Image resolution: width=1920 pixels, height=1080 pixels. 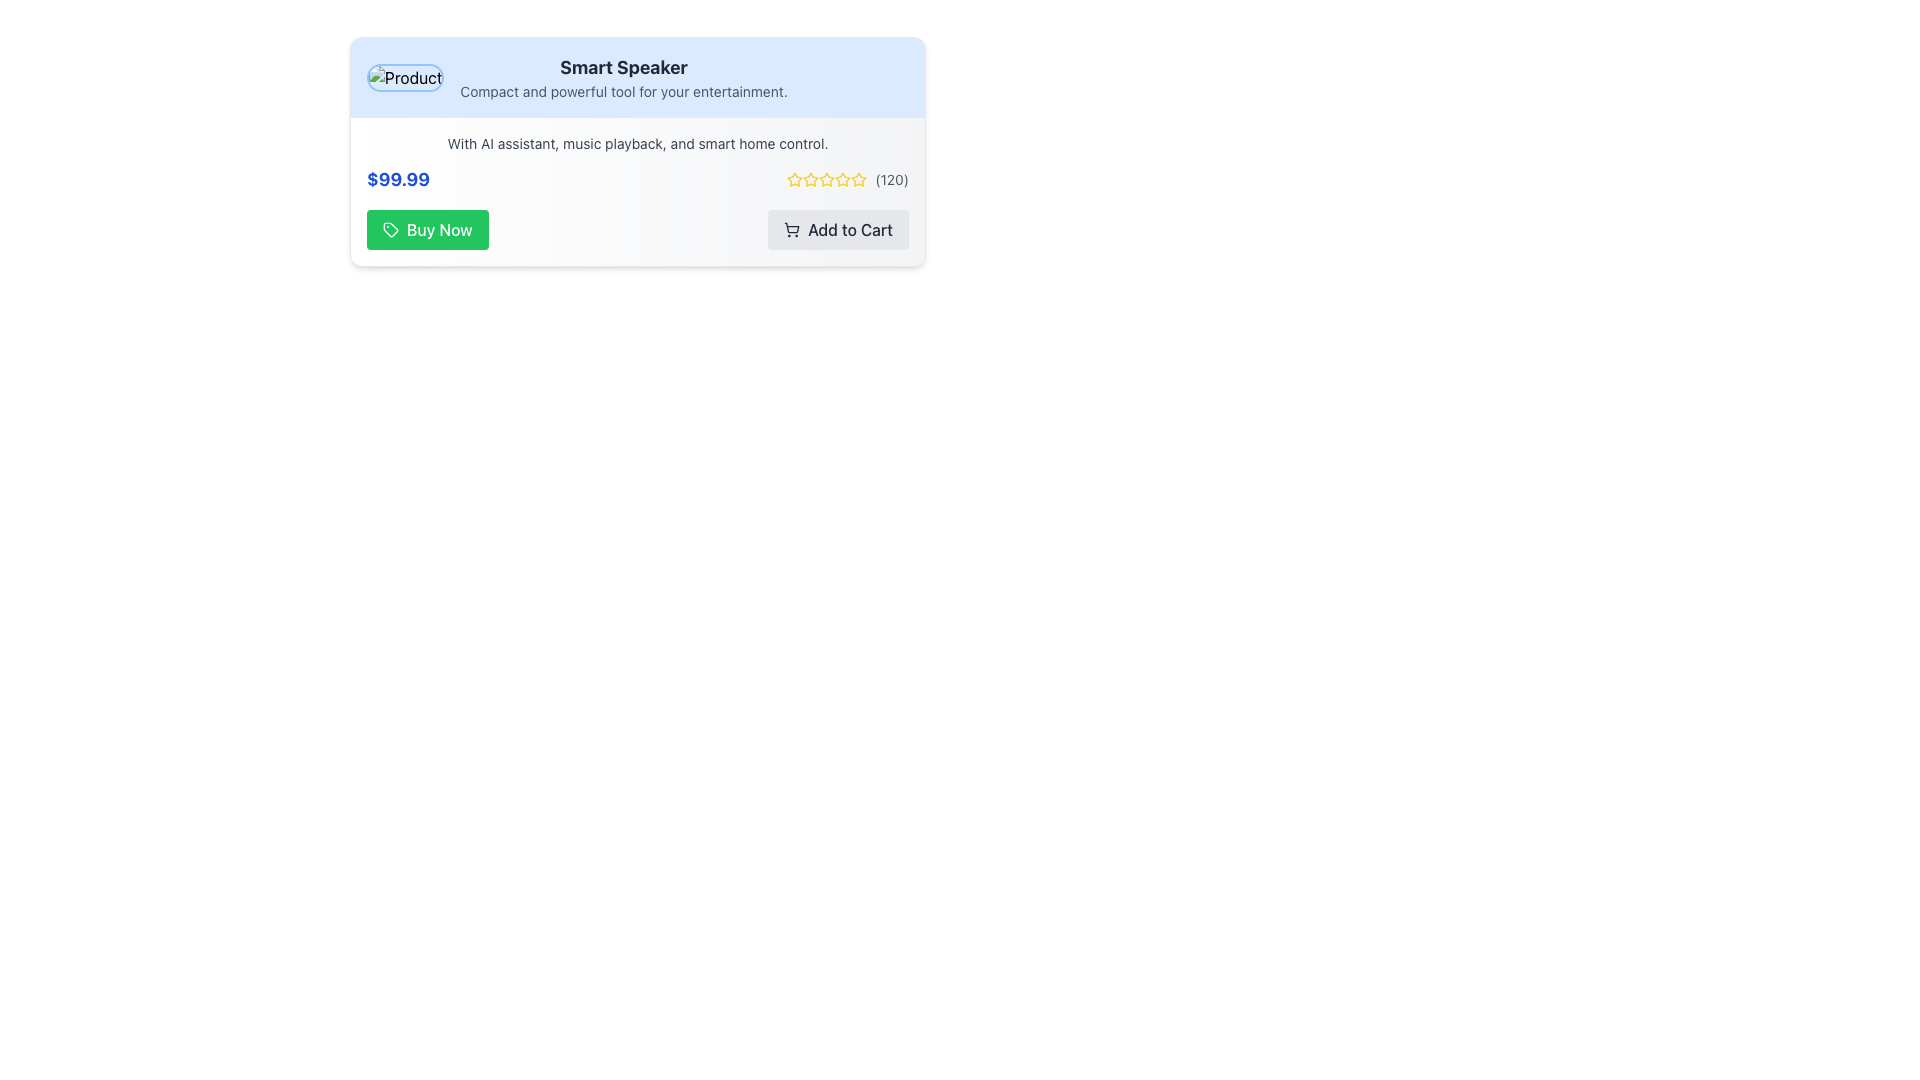 I want to click on the graphic/icon that serves as a visual indicator related to product information, located within the content panel, slightly above the center-left section, near the product price and action buttons, so click(x=390, y=229).